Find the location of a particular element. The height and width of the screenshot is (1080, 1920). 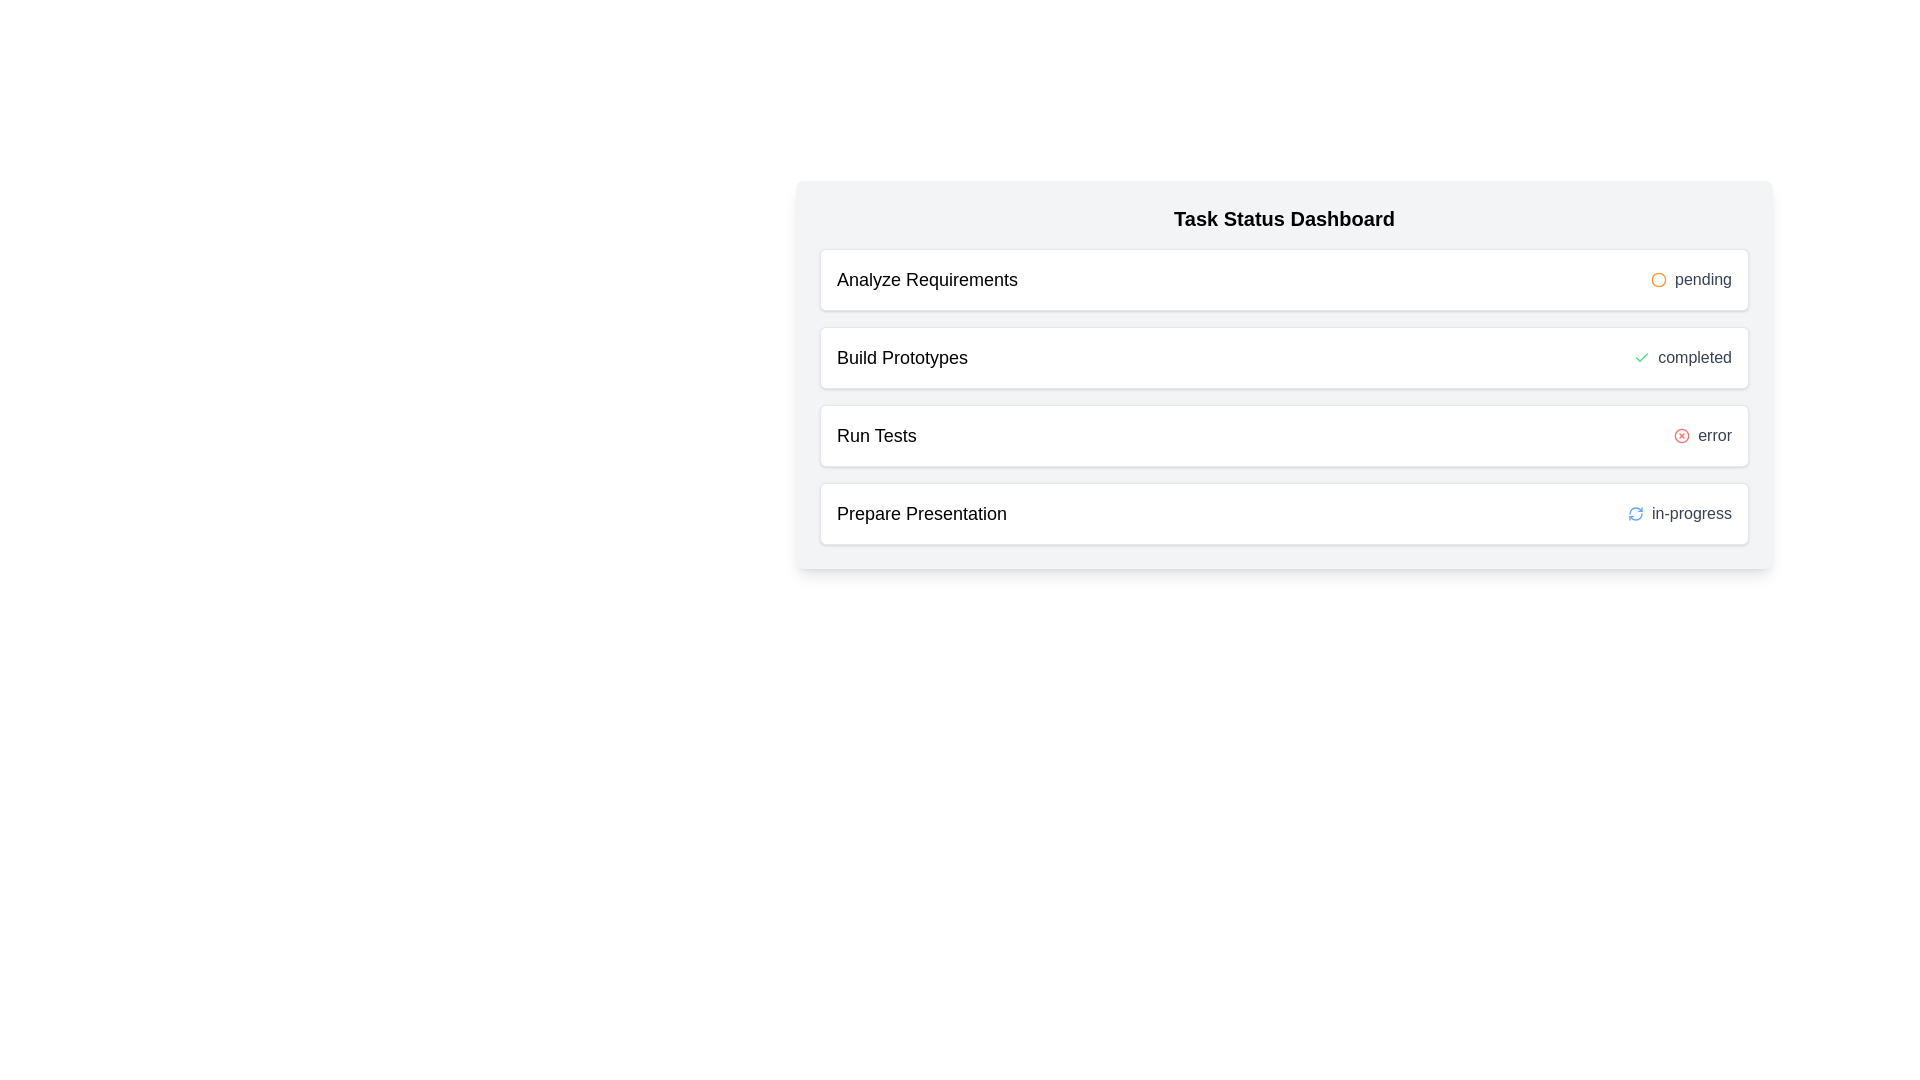

the checkmark icon that represents the successful completion of the task in the 'Build Prototypes' row of the task status dashboard is located at coordinates (1642, 357).